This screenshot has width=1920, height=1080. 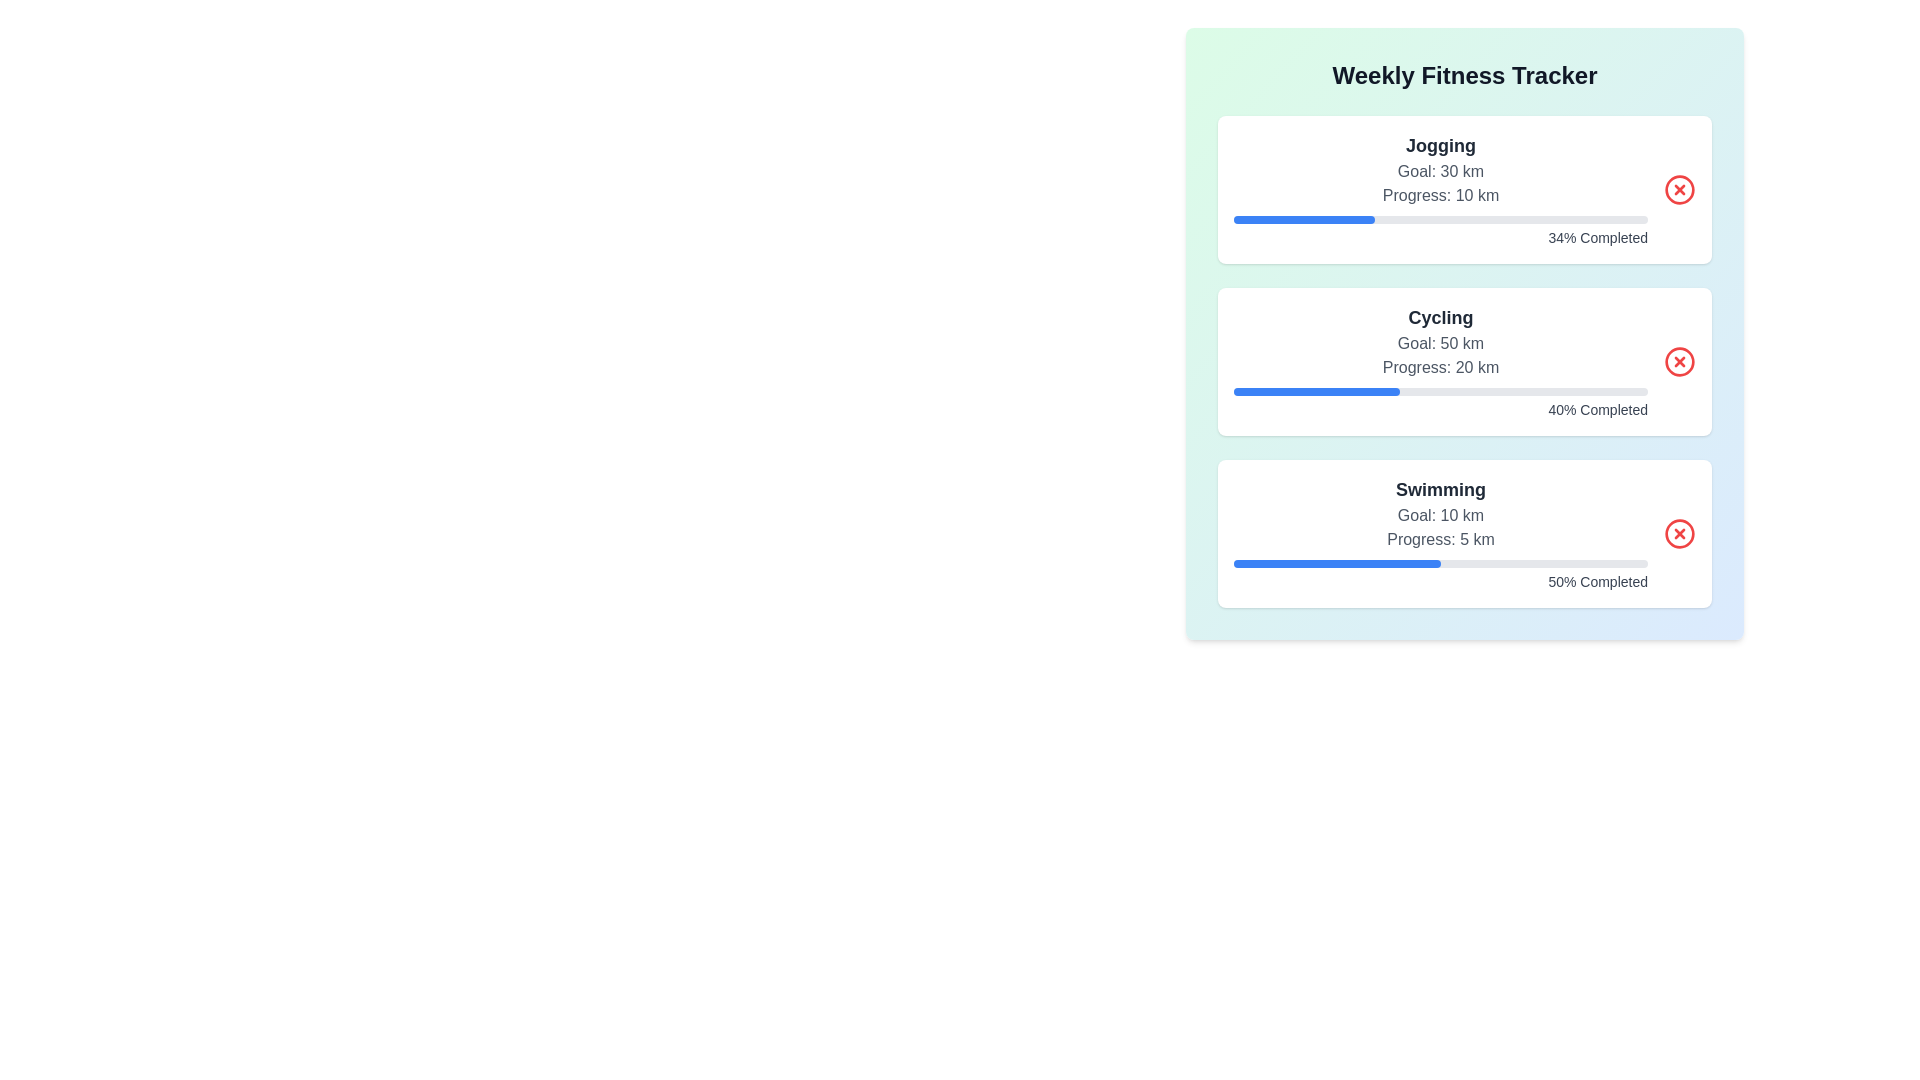 I want to click on the 'Weekly Fitness Tracker' header text, so click(x=1464, y=75).